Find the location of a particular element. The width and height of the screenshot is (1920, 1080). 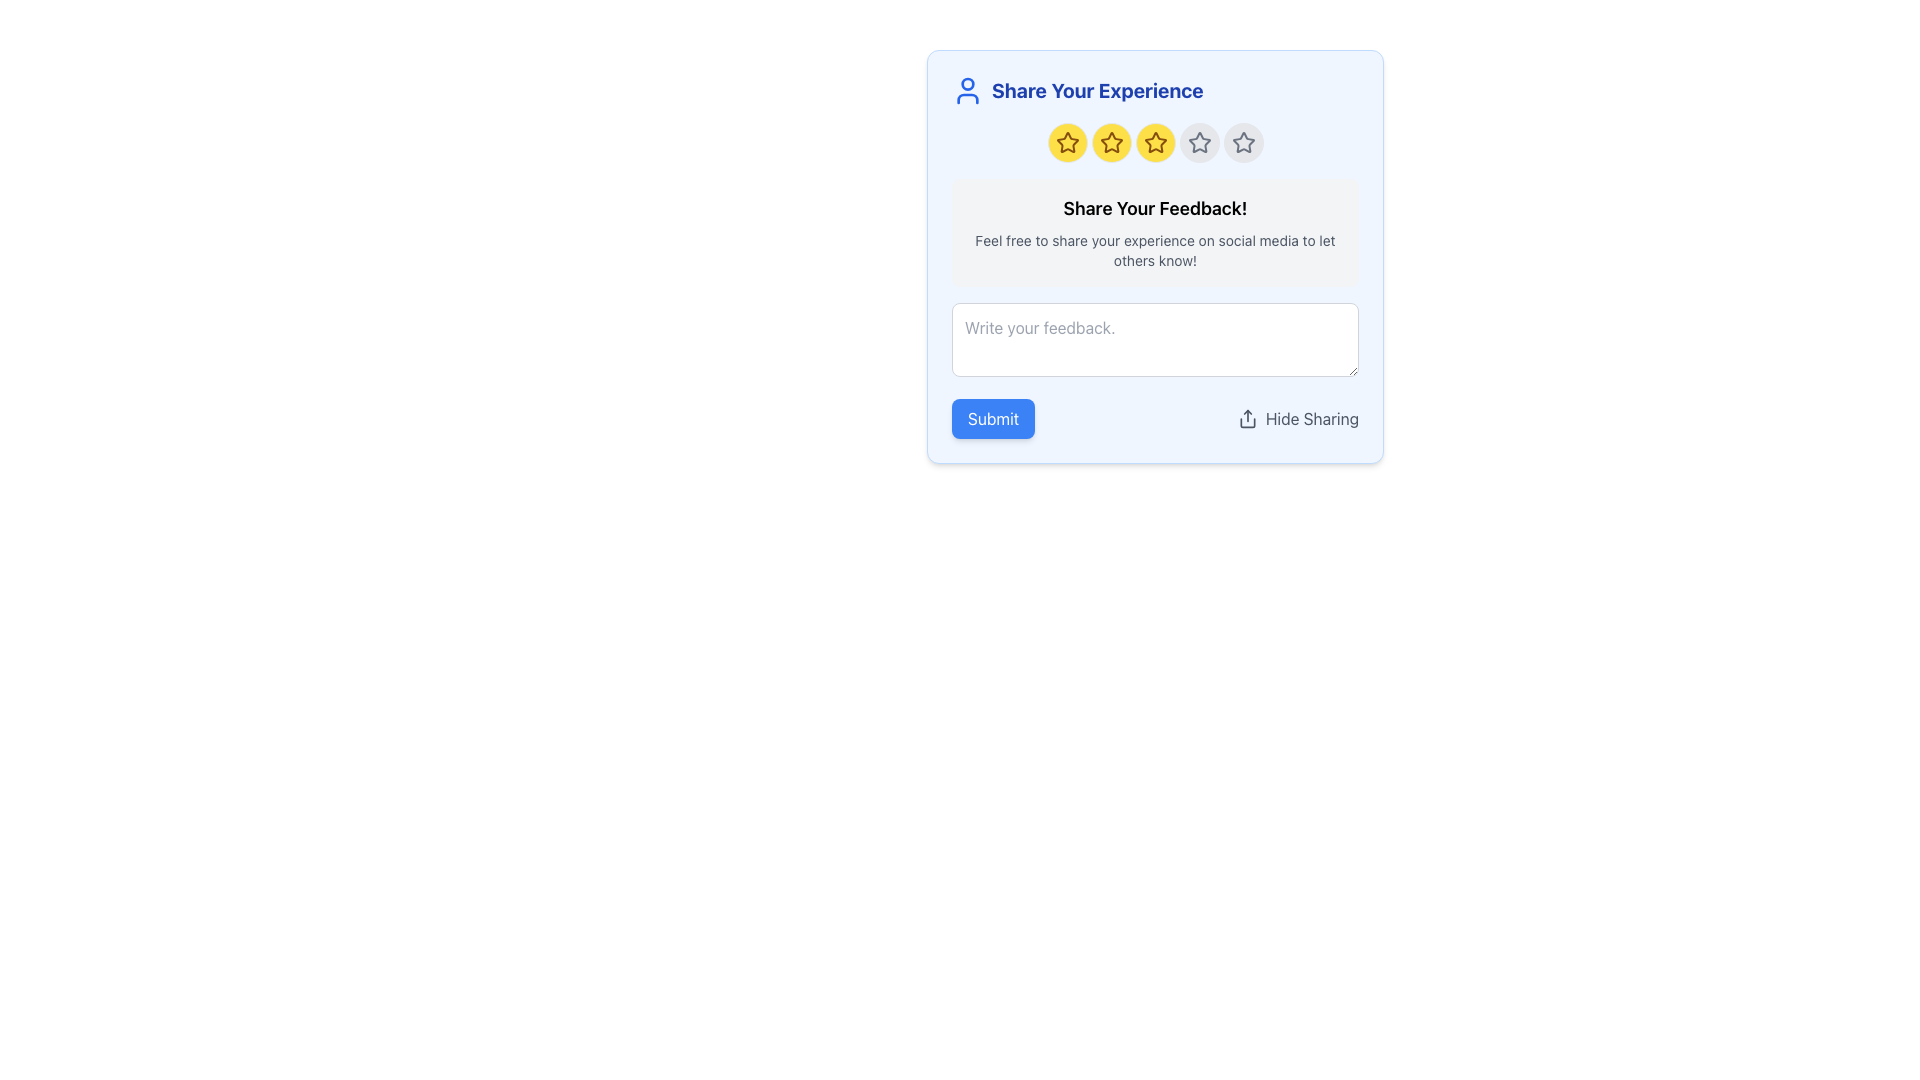

the first rating star in the horizontally aligned set of five stars, located near the top of the feedback section above the text box for feedback input is located at coordinates (1066, 141).